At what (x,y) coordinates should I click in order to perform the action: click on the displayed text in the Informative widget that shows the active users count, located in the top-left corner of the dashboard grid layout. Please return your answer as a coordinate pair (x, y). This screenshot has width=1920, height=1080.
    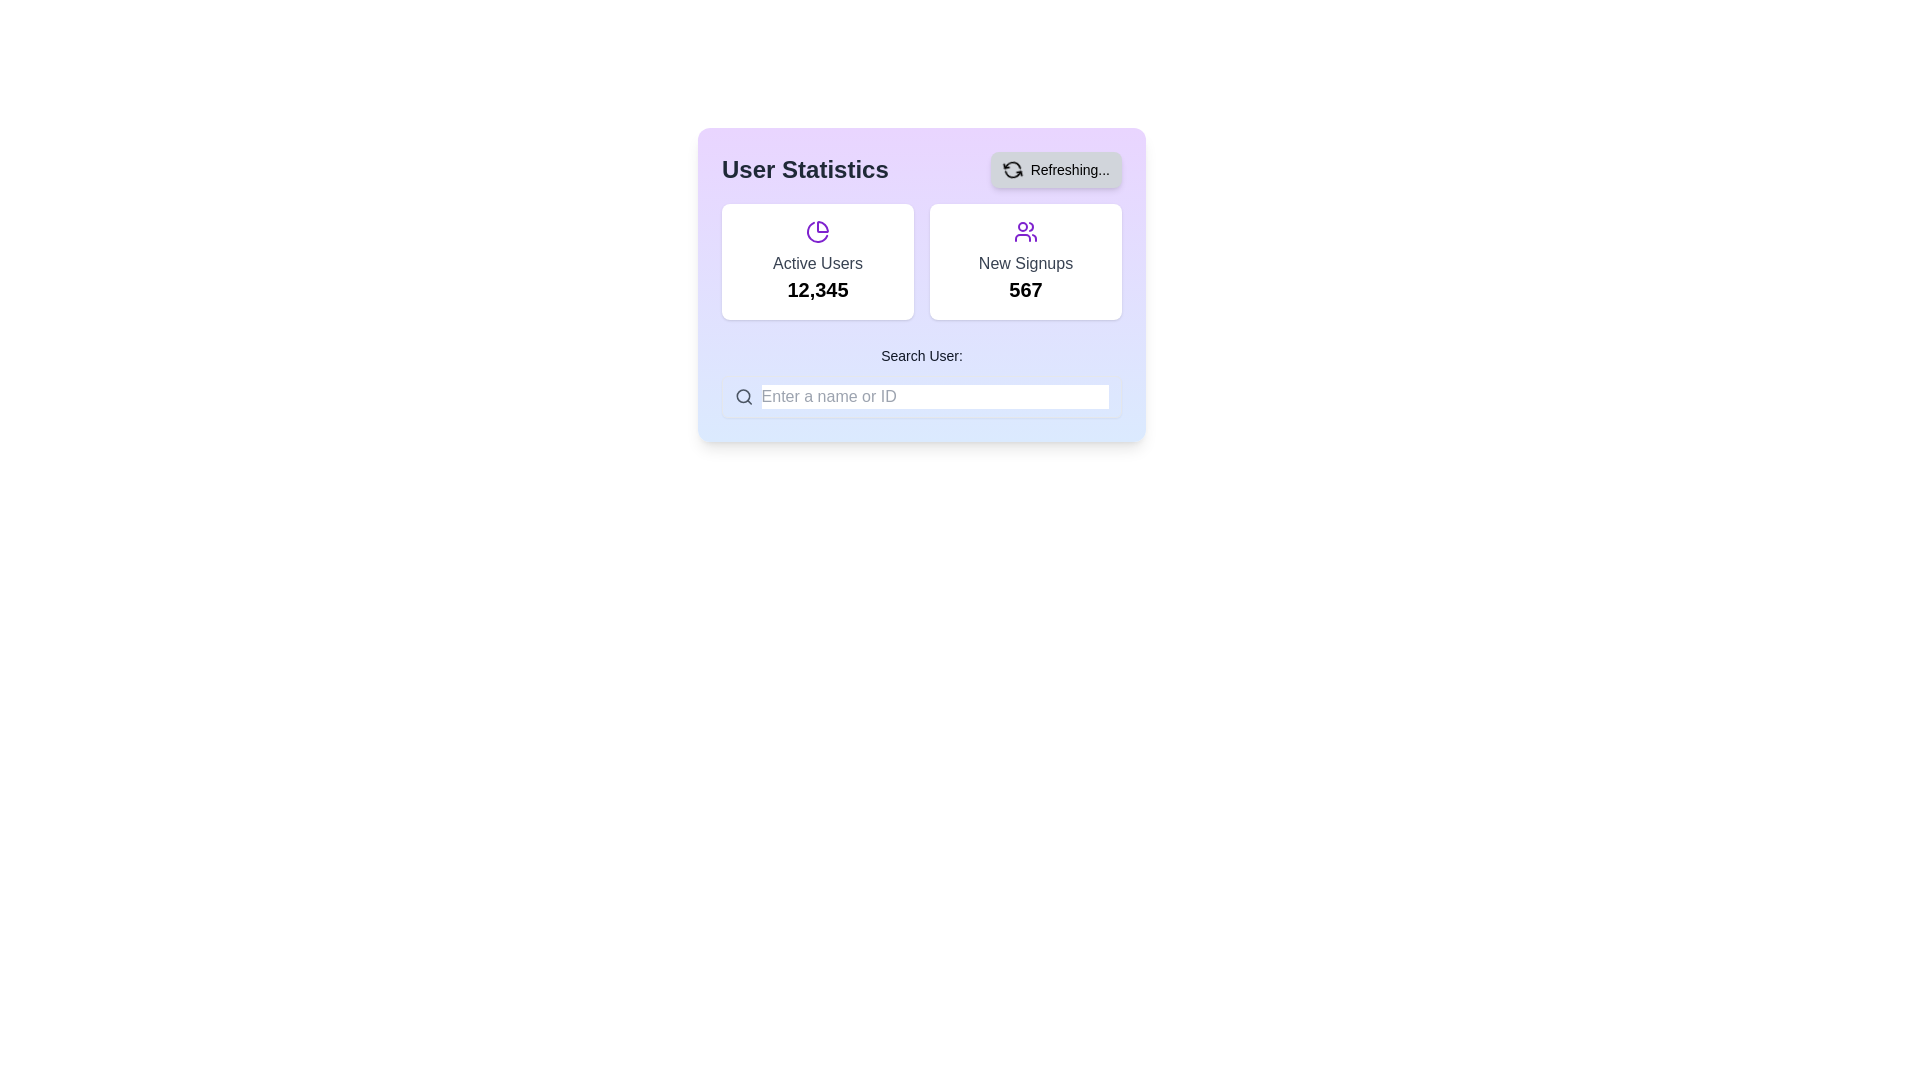
    Looking at the image, I should click on (817, 261).